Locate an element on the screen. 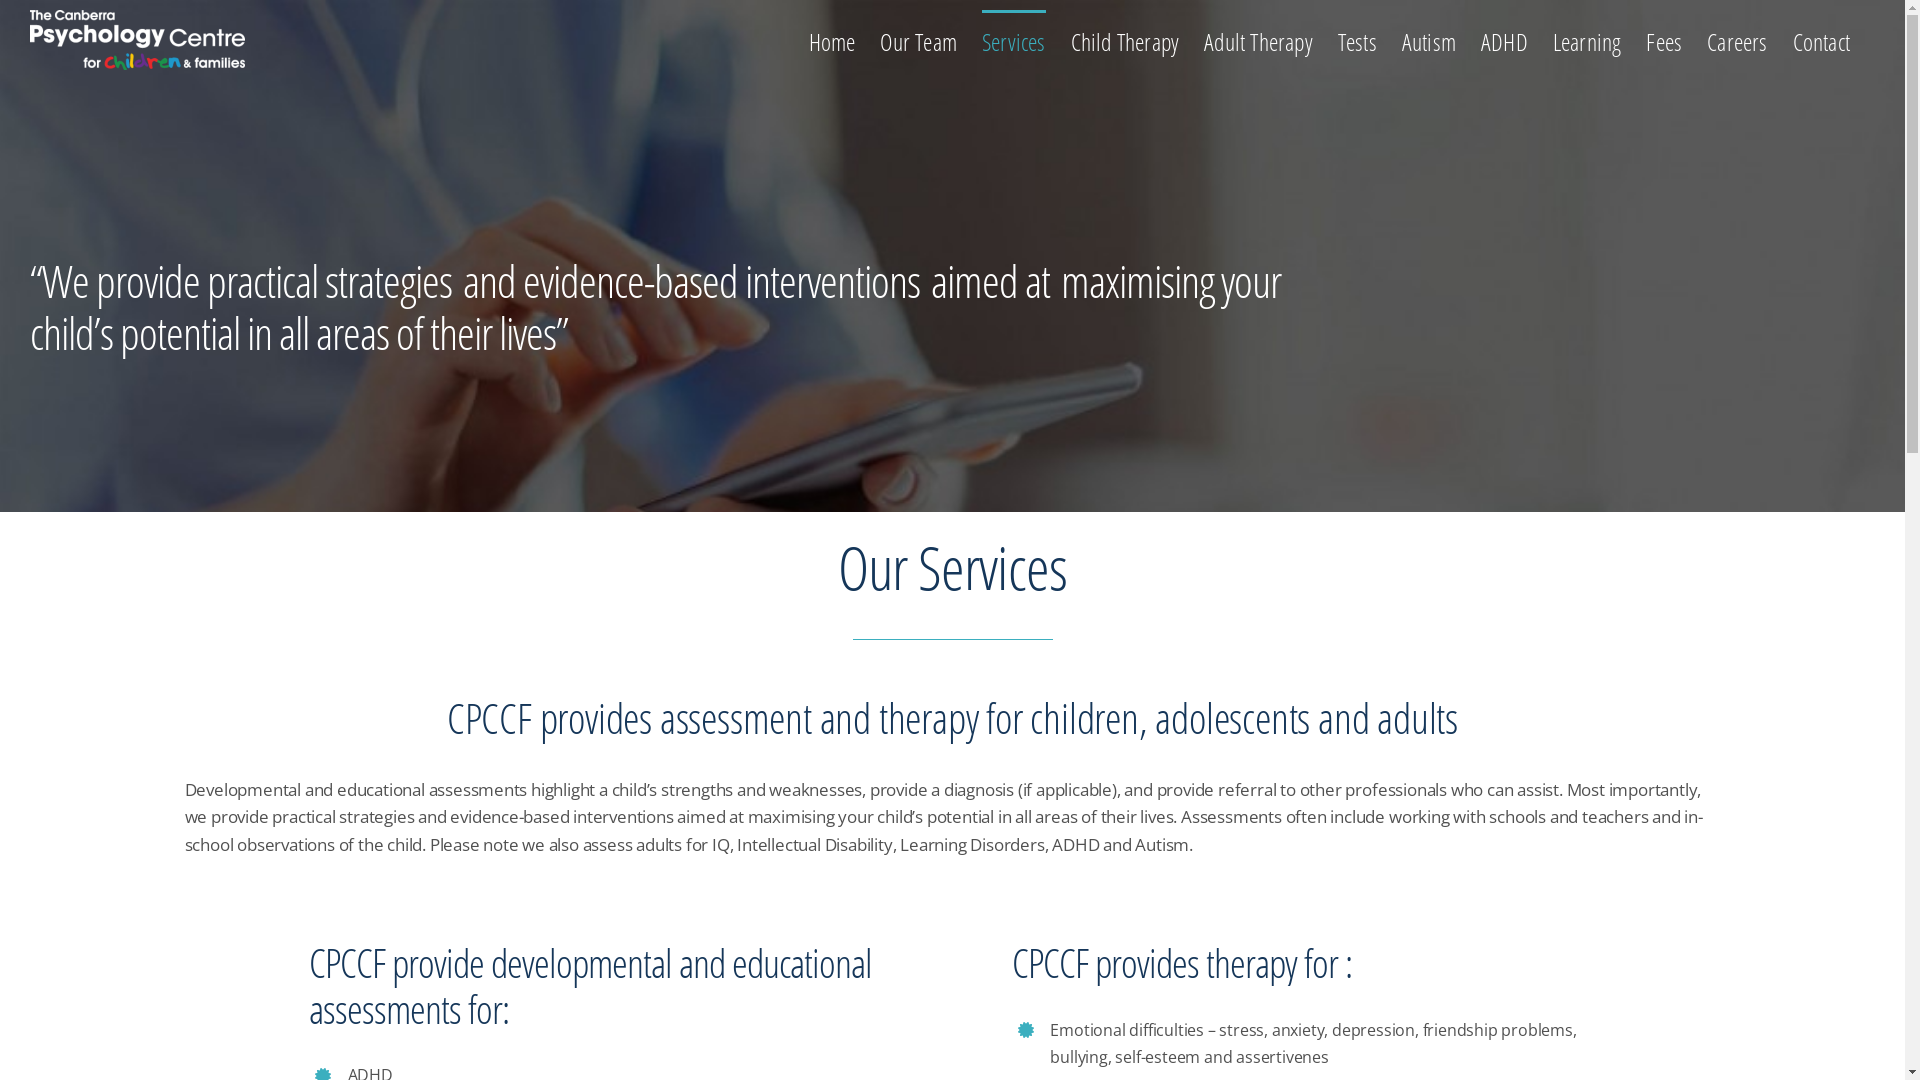 The width and height of the screenshot is (1920, 1080). 'Adult Therapy' is located at coordinates (1257, 39).